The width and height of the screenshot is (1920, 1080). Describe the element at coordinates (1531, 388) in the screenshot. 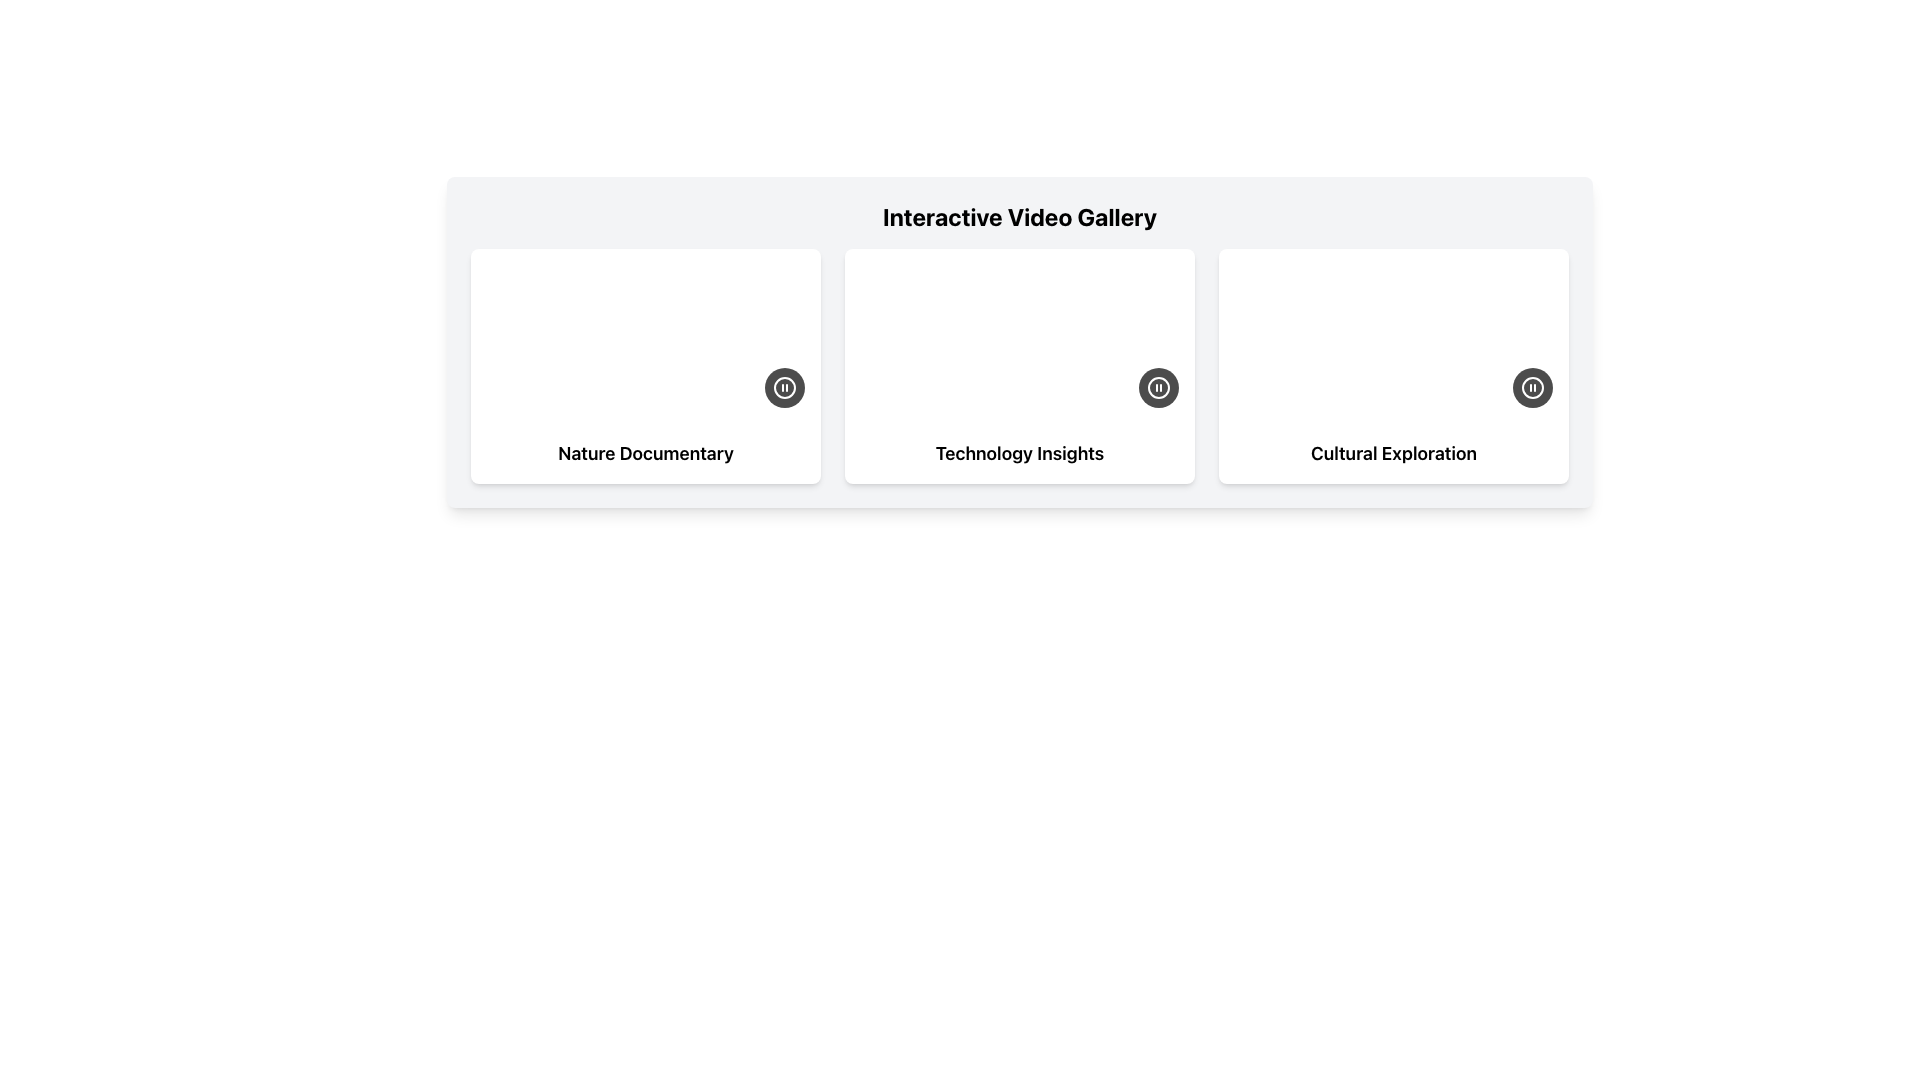

I see `the circular pause button located in the bottom-right corner of the 'Cultural Exploration' card` at that location.